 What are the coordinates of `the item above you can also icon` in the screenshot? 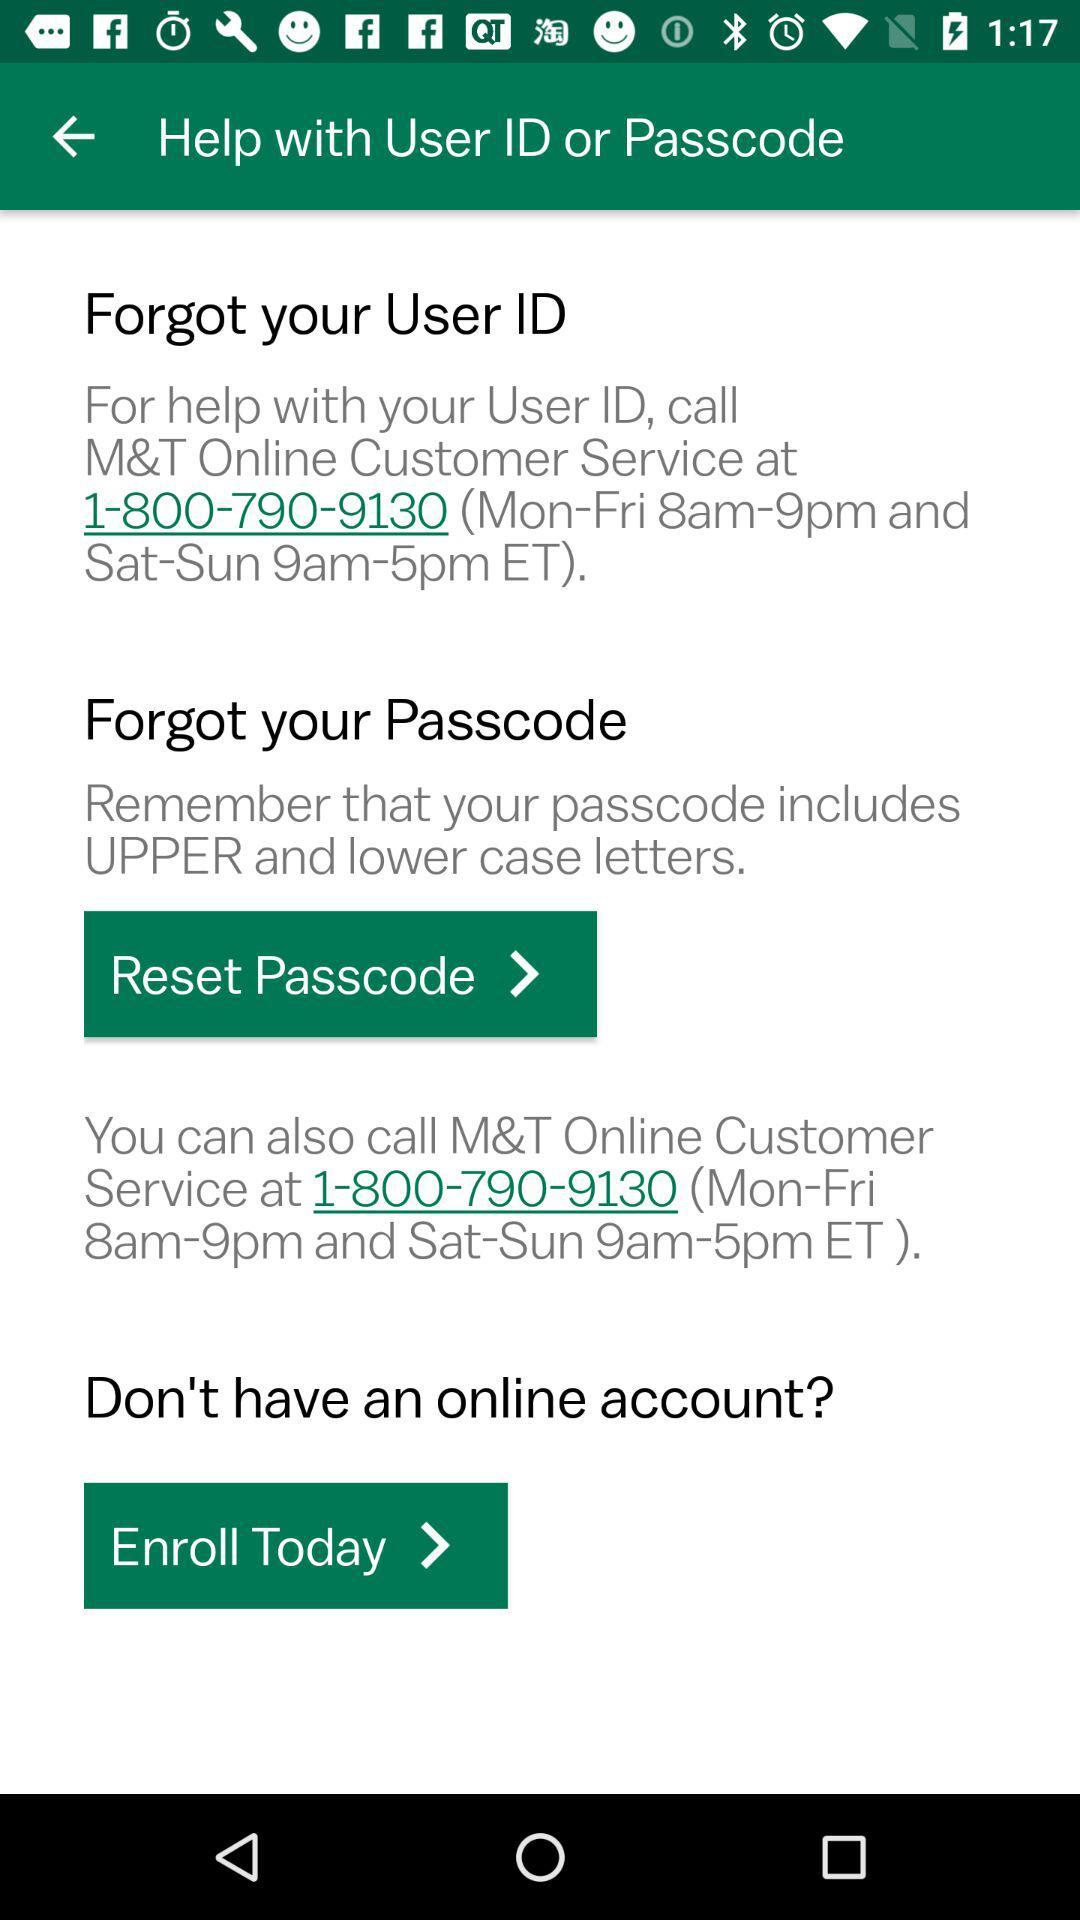 It's located at (339, 974).